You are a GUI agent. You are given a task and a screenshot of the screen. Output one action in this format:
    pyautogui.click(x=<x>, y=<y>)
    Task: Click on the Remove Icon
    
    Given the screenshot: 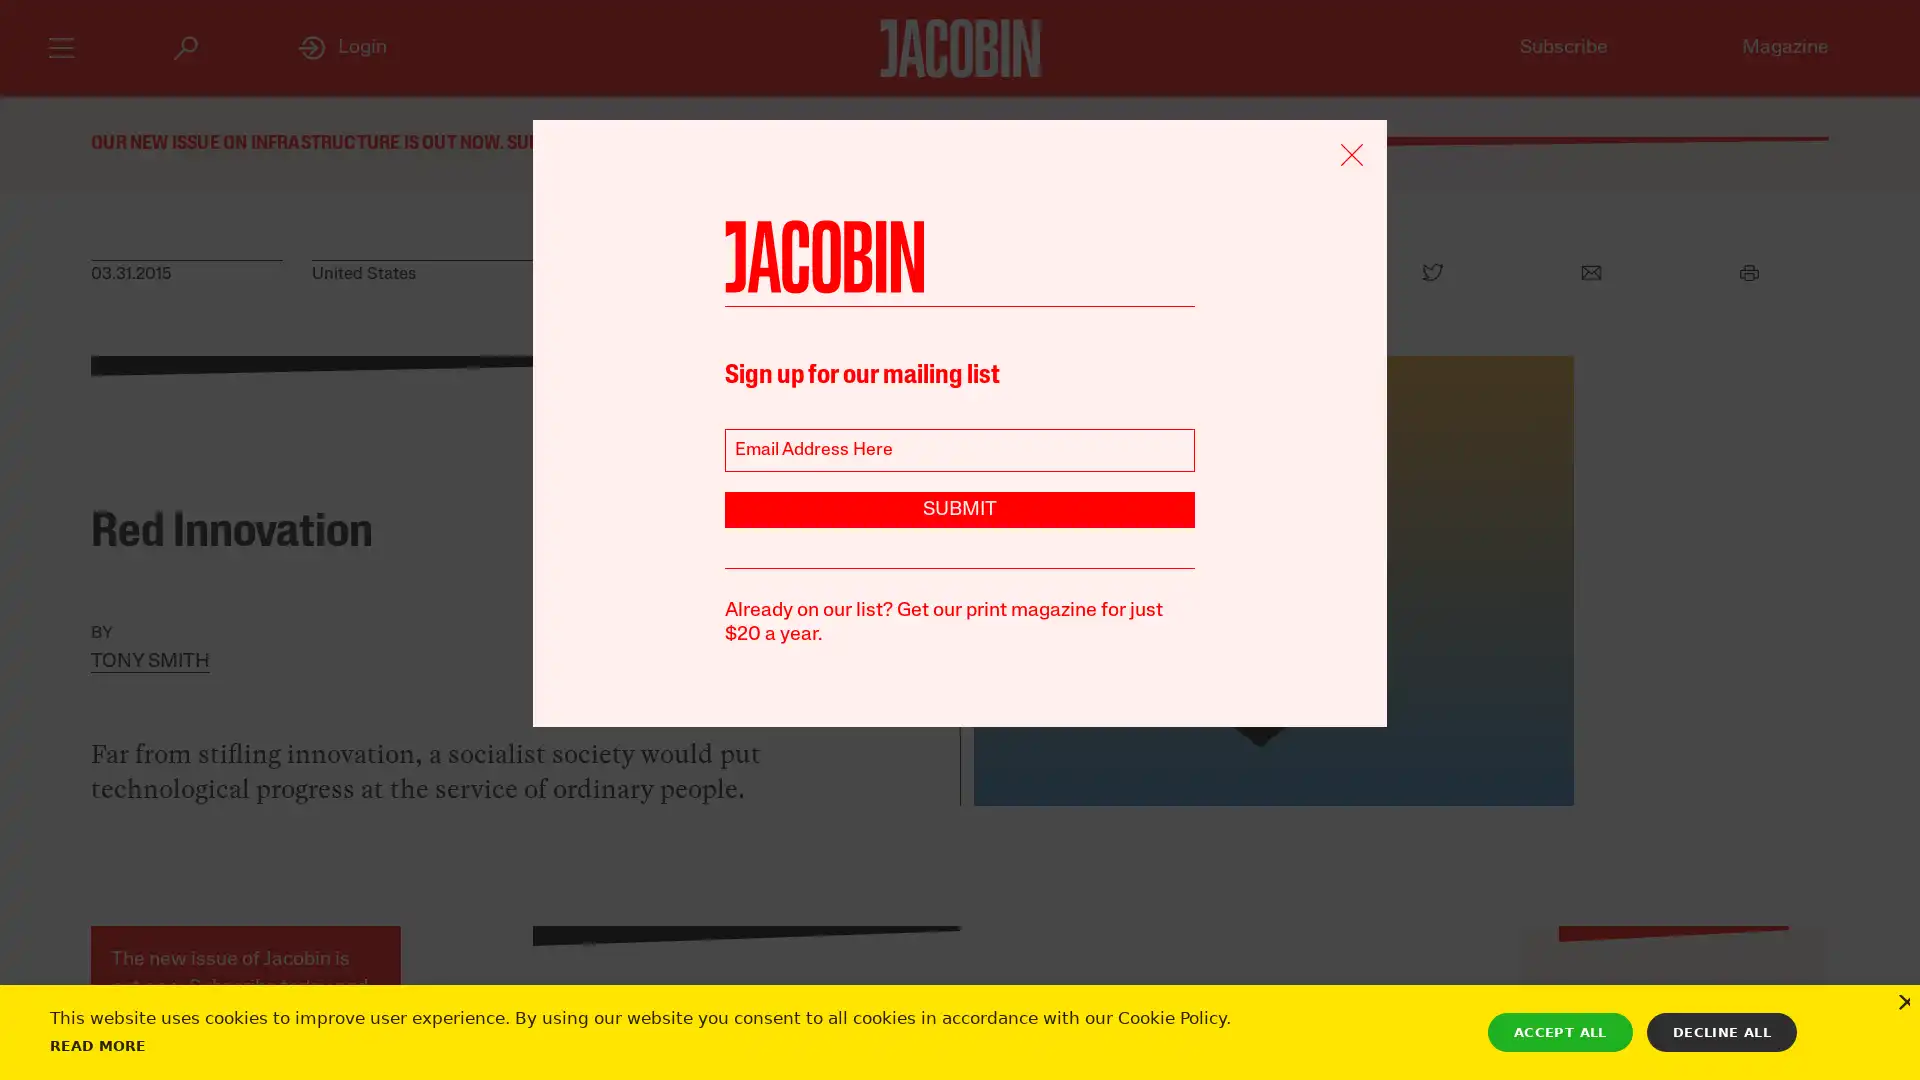 What is the action you would take?
    pyautogui.click(x=1352, y=157)
    